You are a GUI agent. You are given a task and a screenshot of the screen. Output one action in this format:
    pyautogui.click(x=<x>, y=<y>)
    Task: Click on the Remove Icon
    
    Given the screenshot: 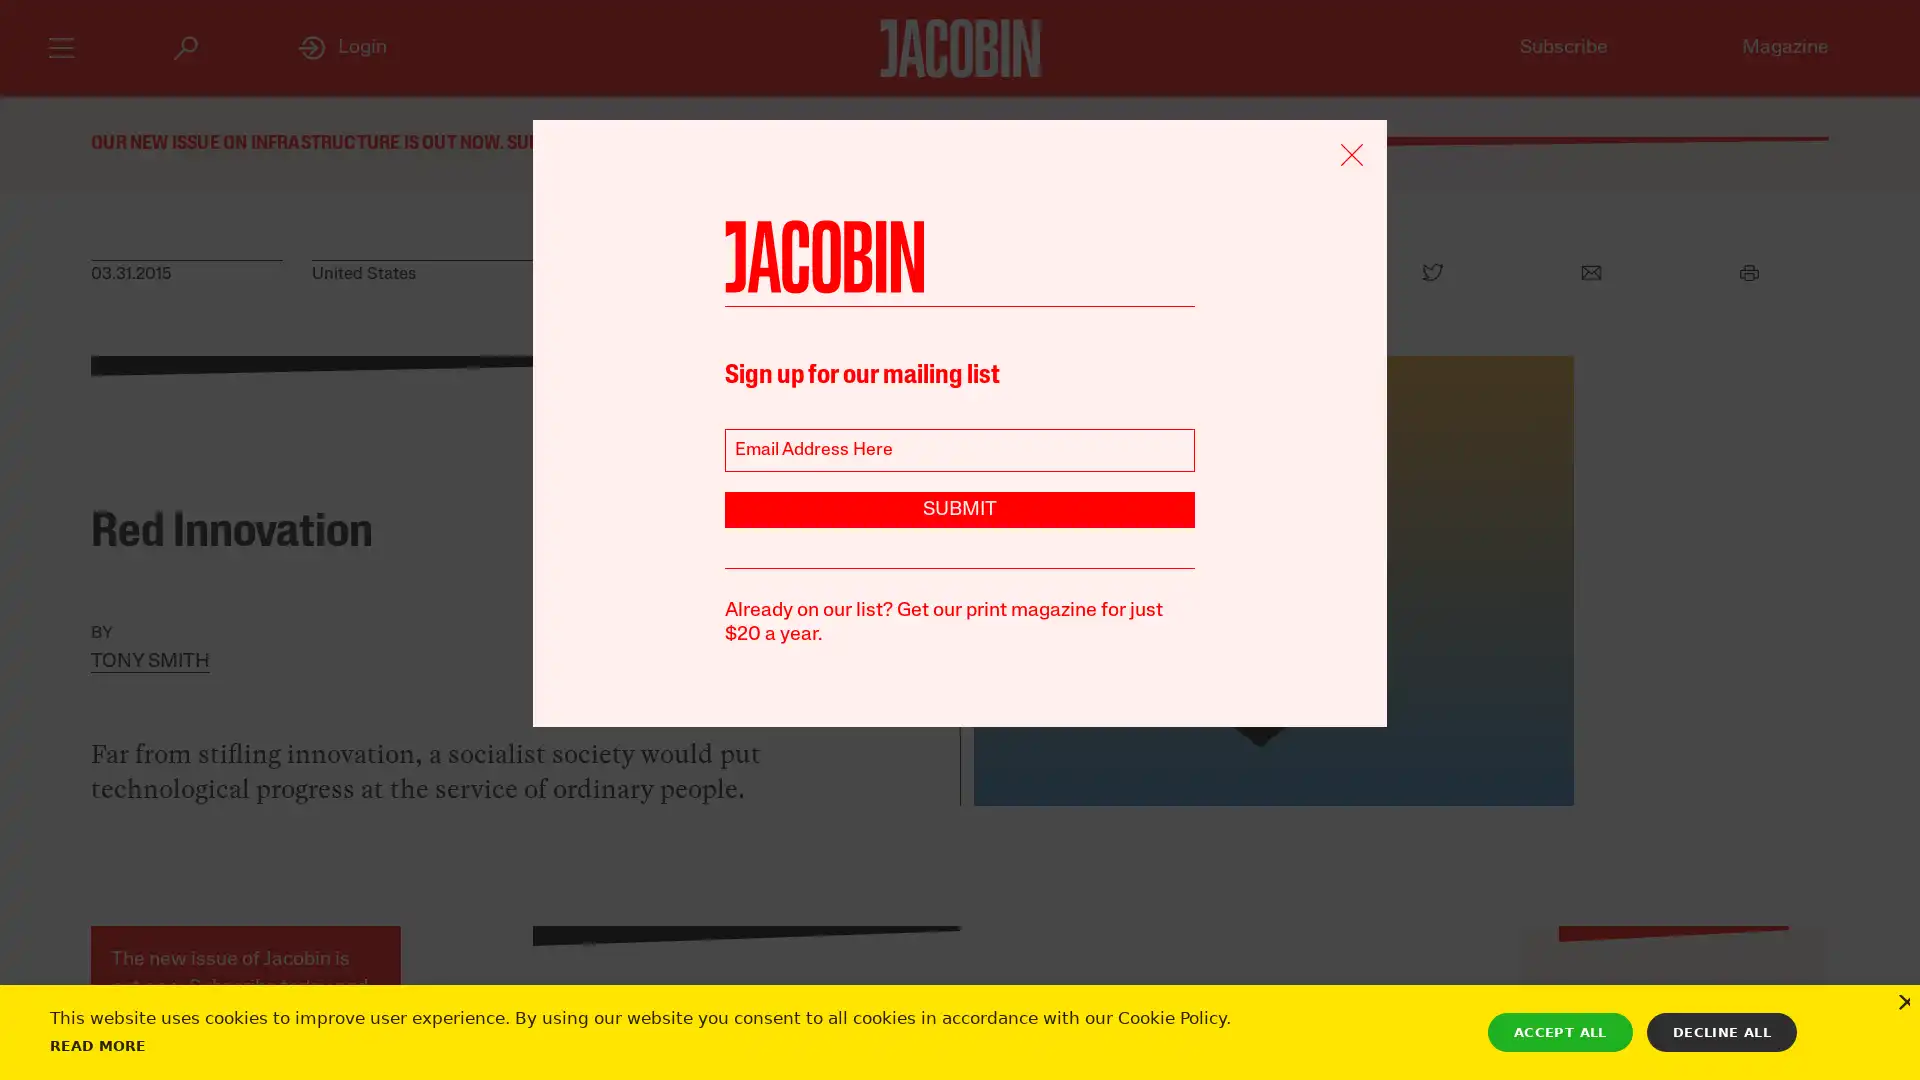 What is the action you would take?
    pyautogui.click(x=1352, y=157)
    